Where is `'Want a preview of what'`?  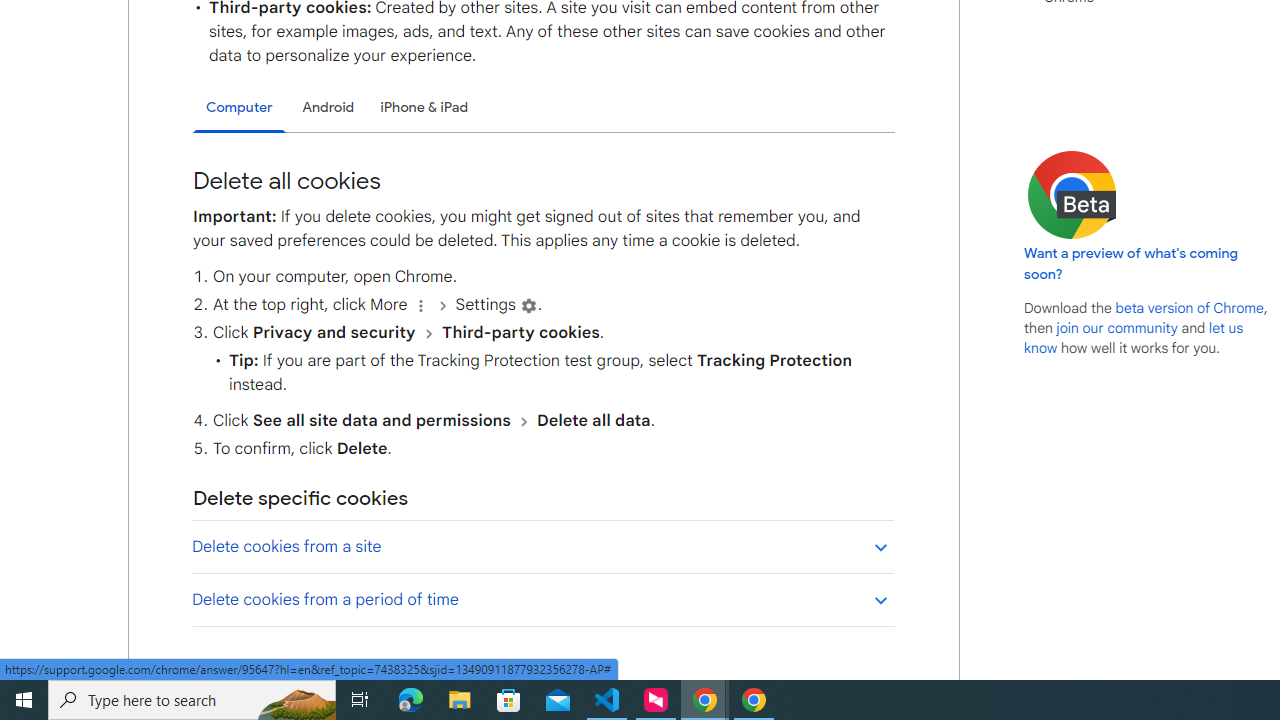
'Want a preview of what' is located at coordinates (1131, 262).